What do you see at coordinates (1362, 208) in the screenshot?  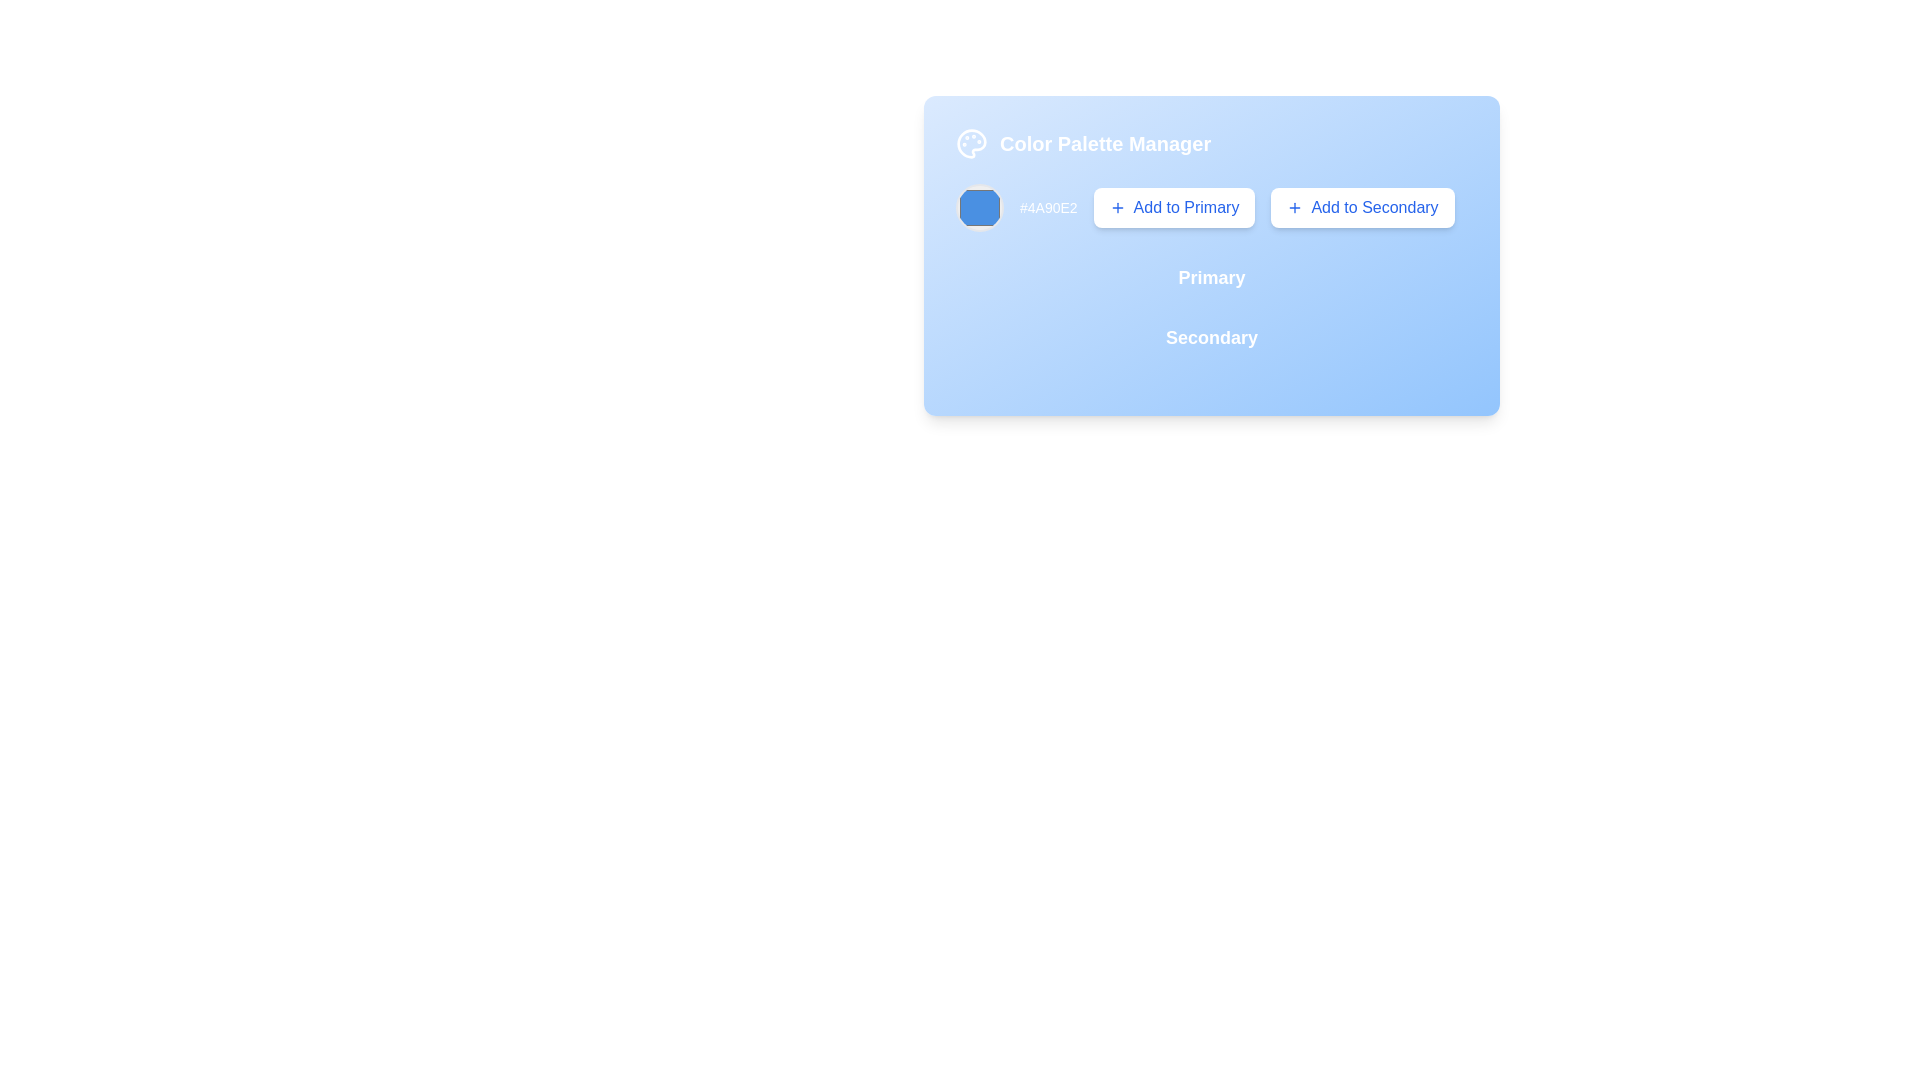 I see `the 'Add to Secondary' button, which is a rectangular button with blue text on a white background, located within the 'Color Palette Manager' card` at bounding box center [1362, 208].